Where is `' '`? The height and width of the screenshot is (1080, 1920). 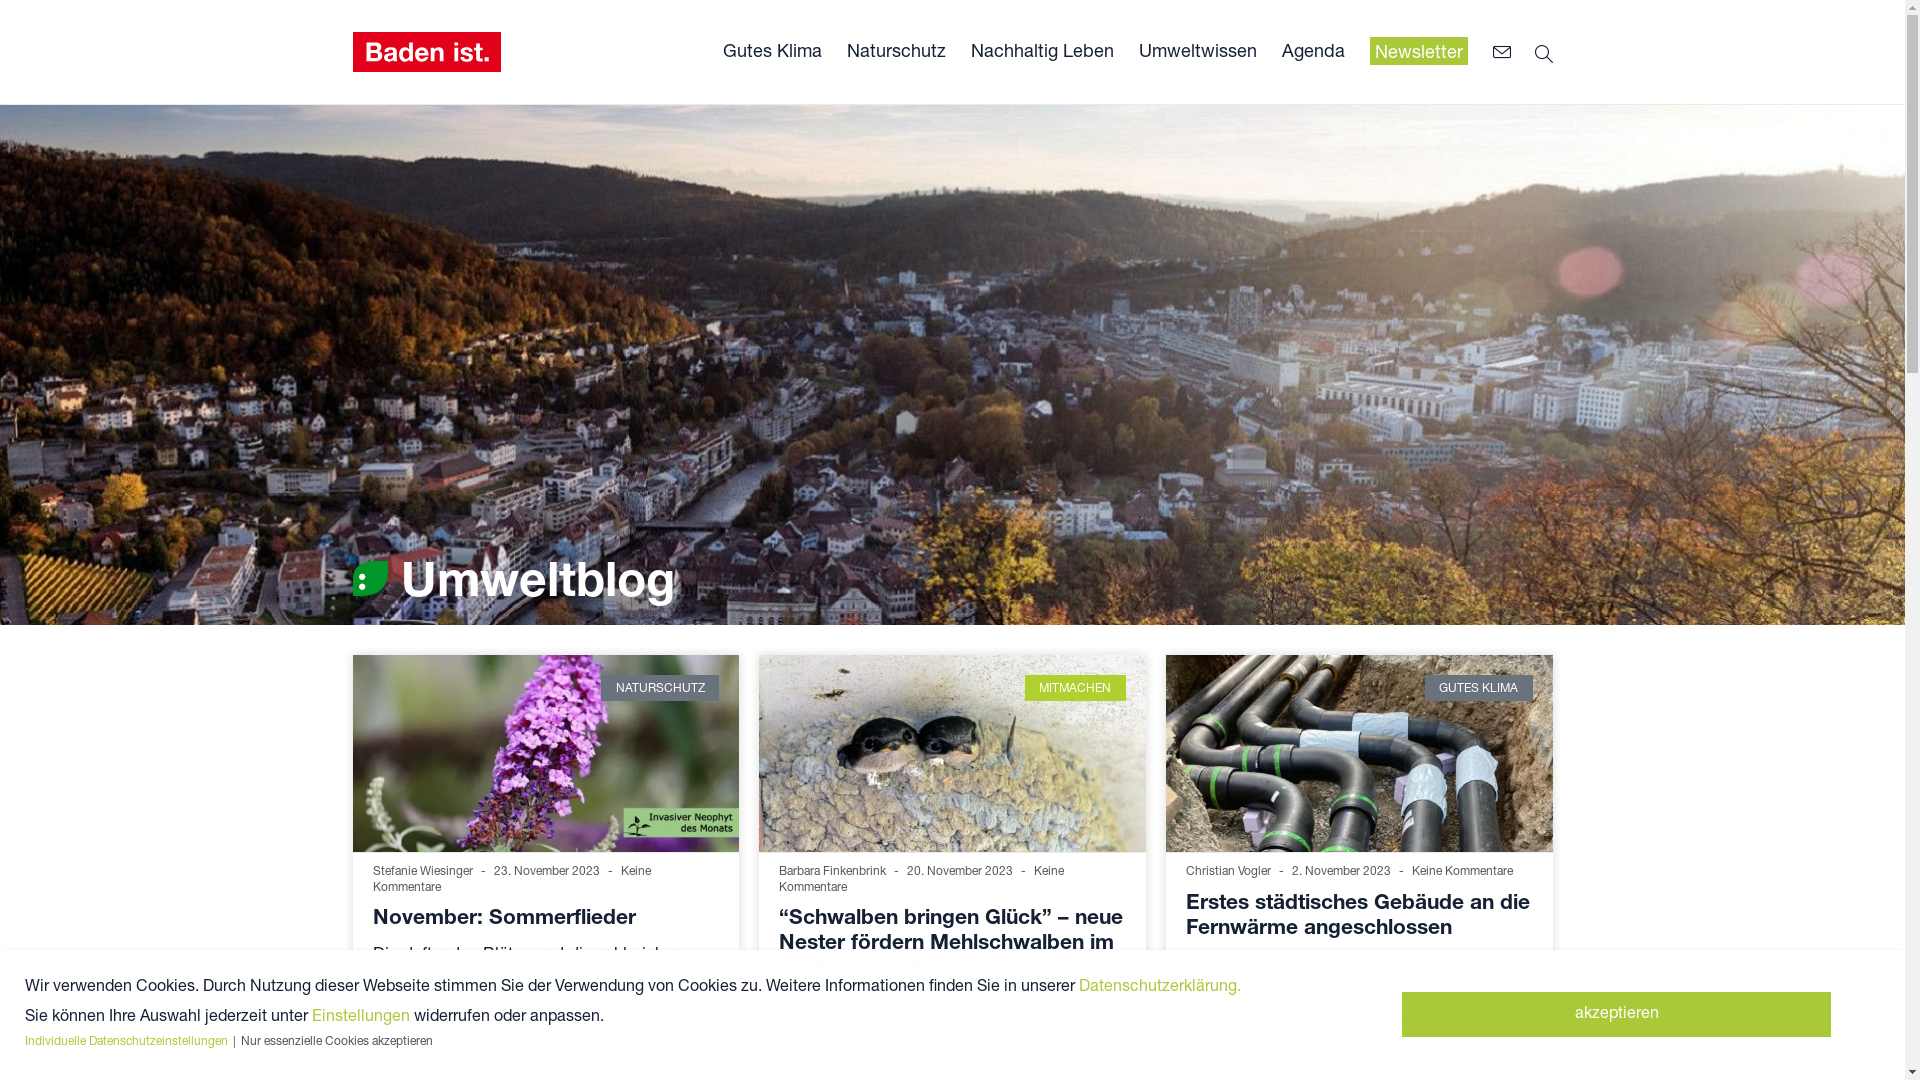 ' ' is located at coordinates (1505, 52).